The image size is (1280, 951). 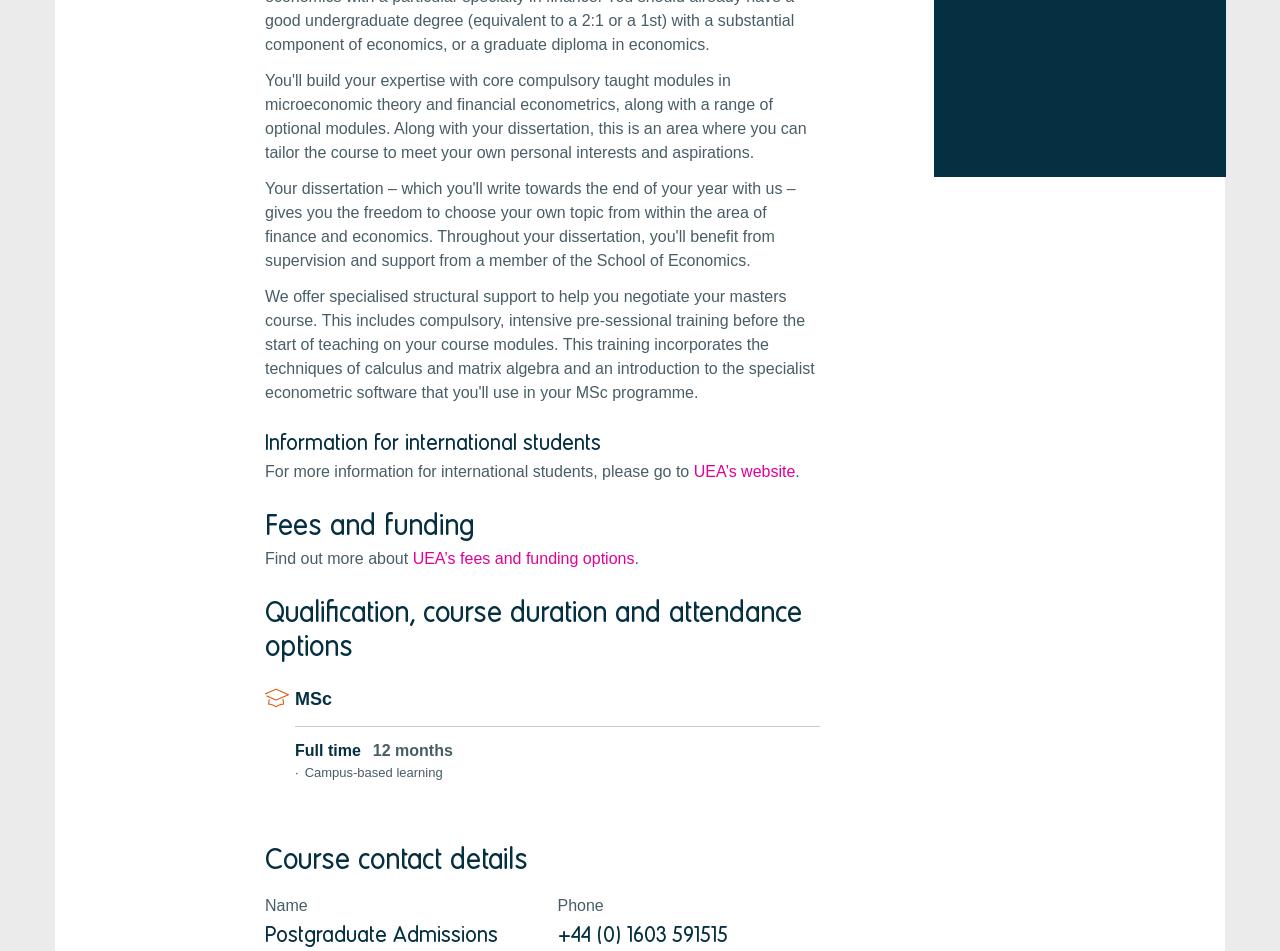 What do you see at coordinates (370, 521) in the screenshot?
I see `'Fees and funding'` at bounding box center [370, 521].